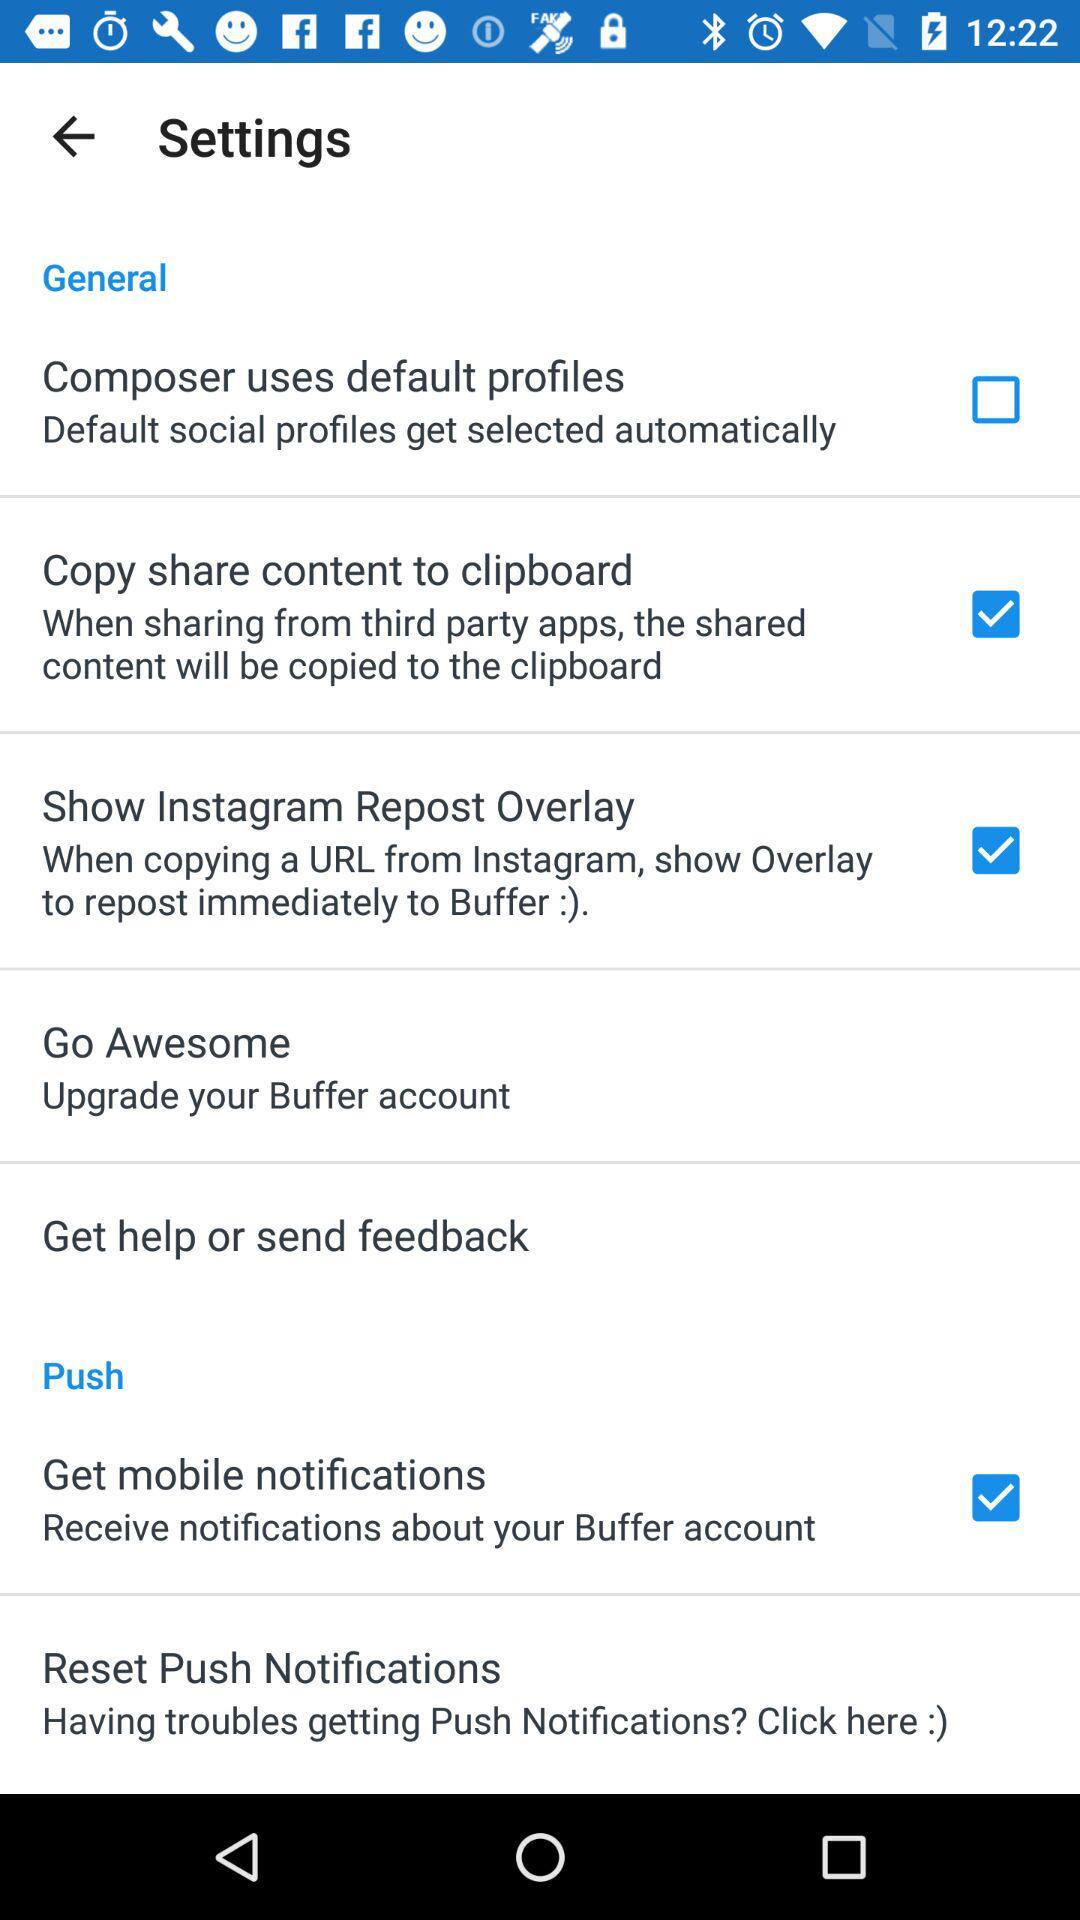  I want to click on the icon to the left of the settings icon, so click(72, 135).